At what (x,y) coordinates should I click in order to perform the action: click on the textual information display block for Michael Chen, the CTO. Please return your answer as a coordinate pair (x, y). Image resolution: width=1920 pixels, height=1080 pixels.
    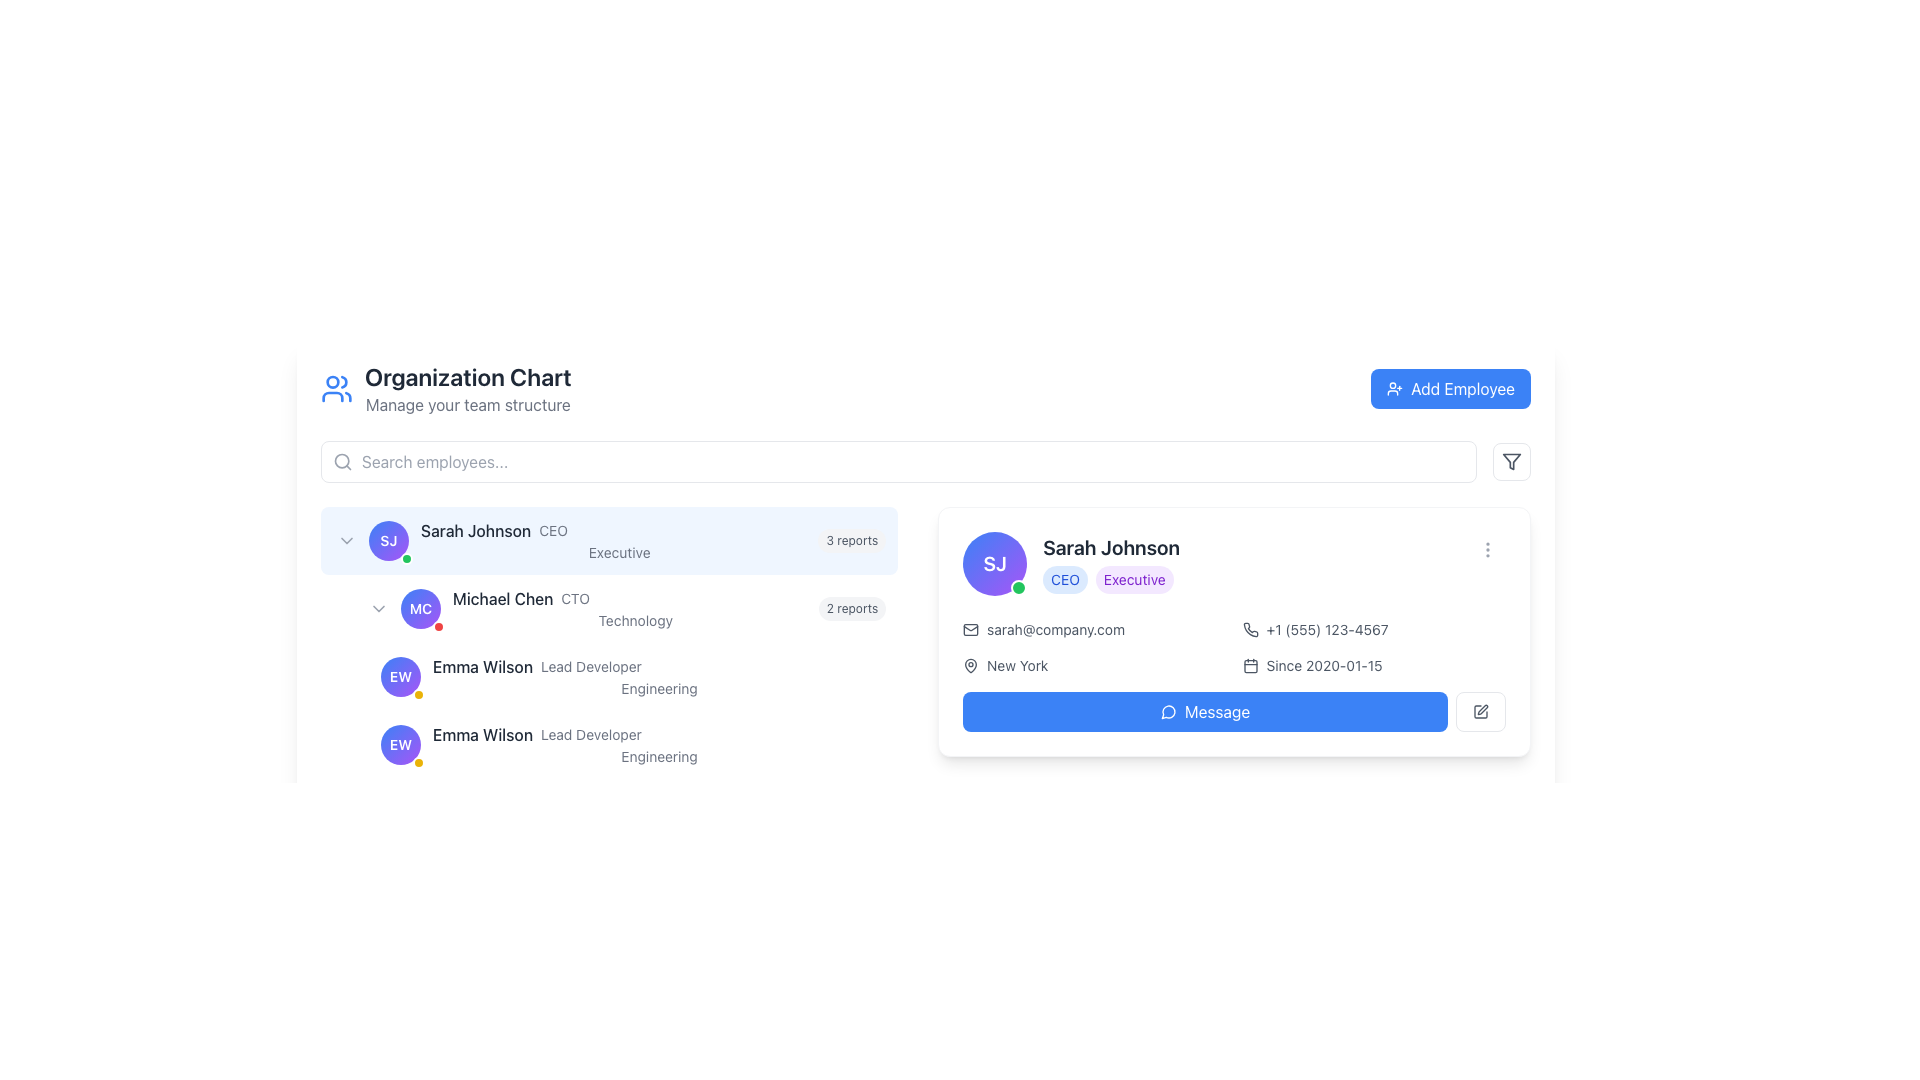
    Looking at the image, I should click on (616, 643).